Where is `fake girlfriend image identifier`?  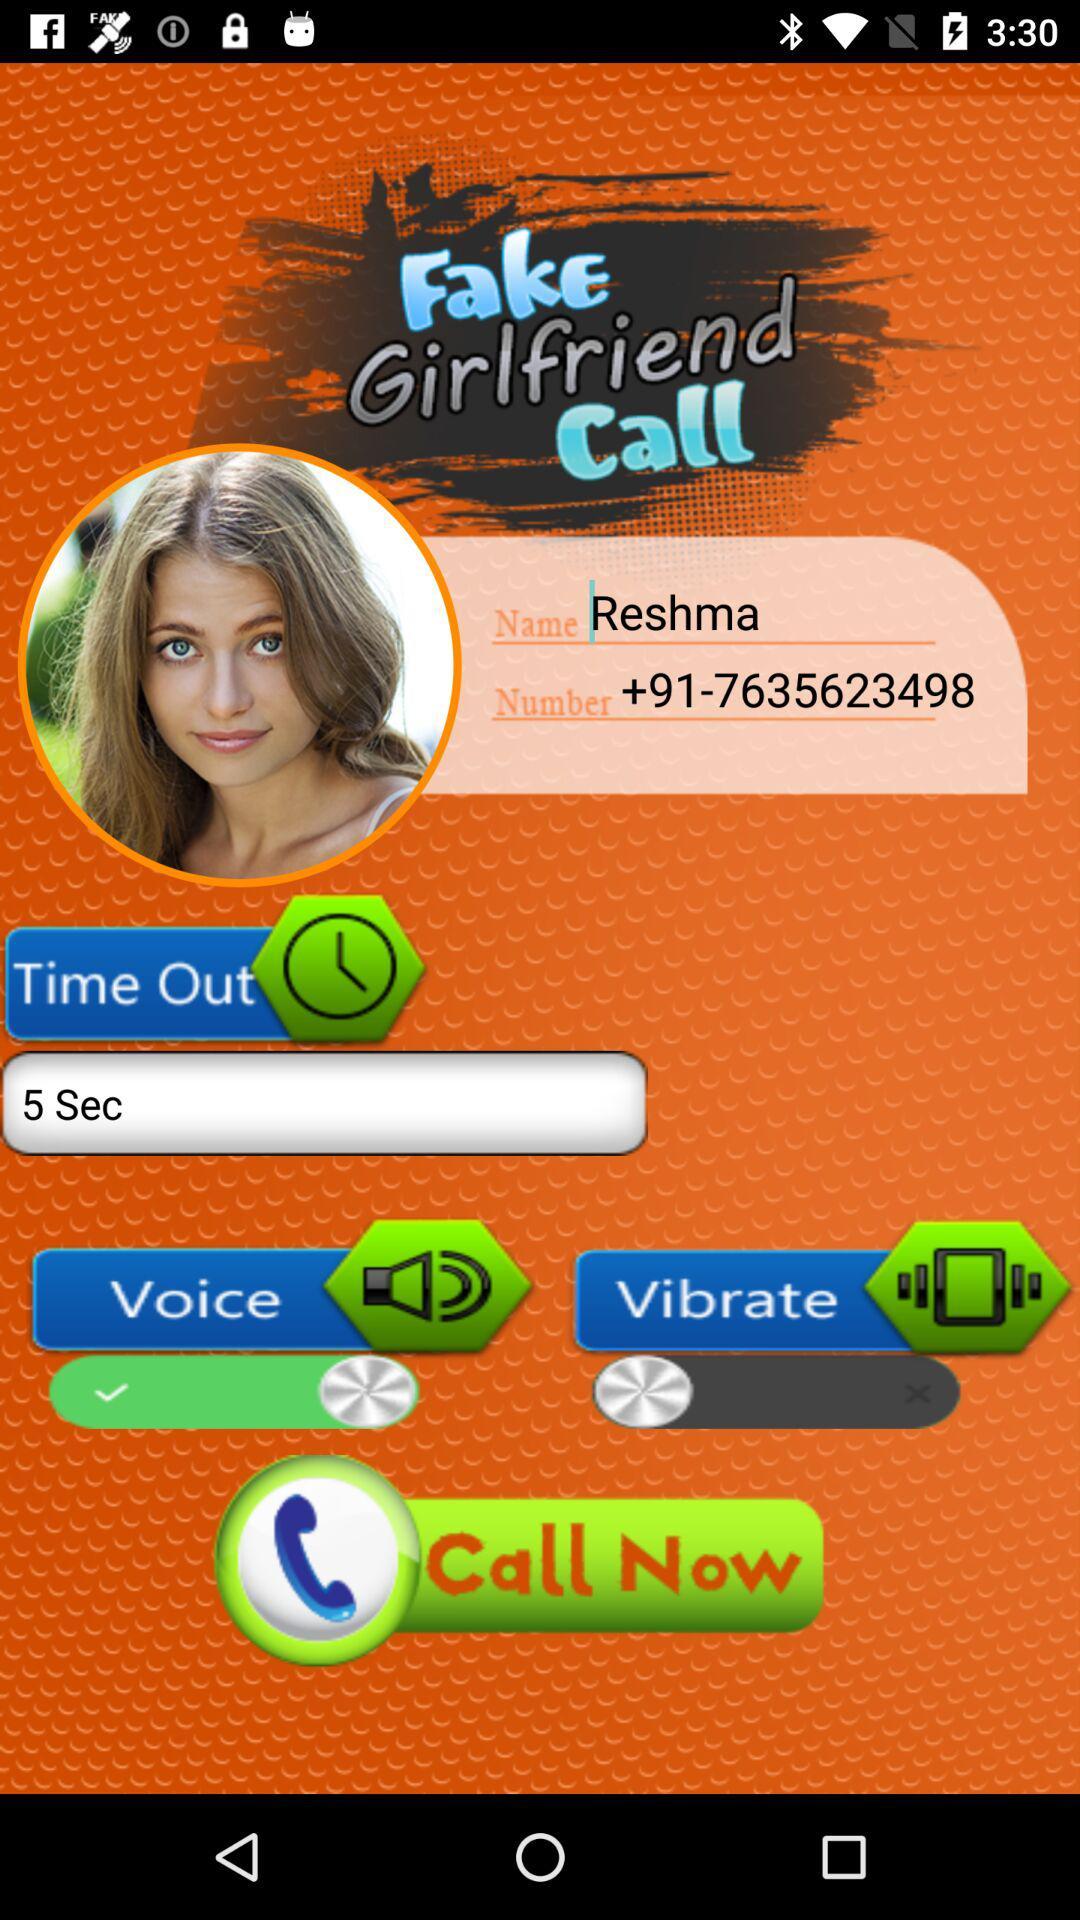
fake girlfriend image identifier is located at coordinates (238, 665).